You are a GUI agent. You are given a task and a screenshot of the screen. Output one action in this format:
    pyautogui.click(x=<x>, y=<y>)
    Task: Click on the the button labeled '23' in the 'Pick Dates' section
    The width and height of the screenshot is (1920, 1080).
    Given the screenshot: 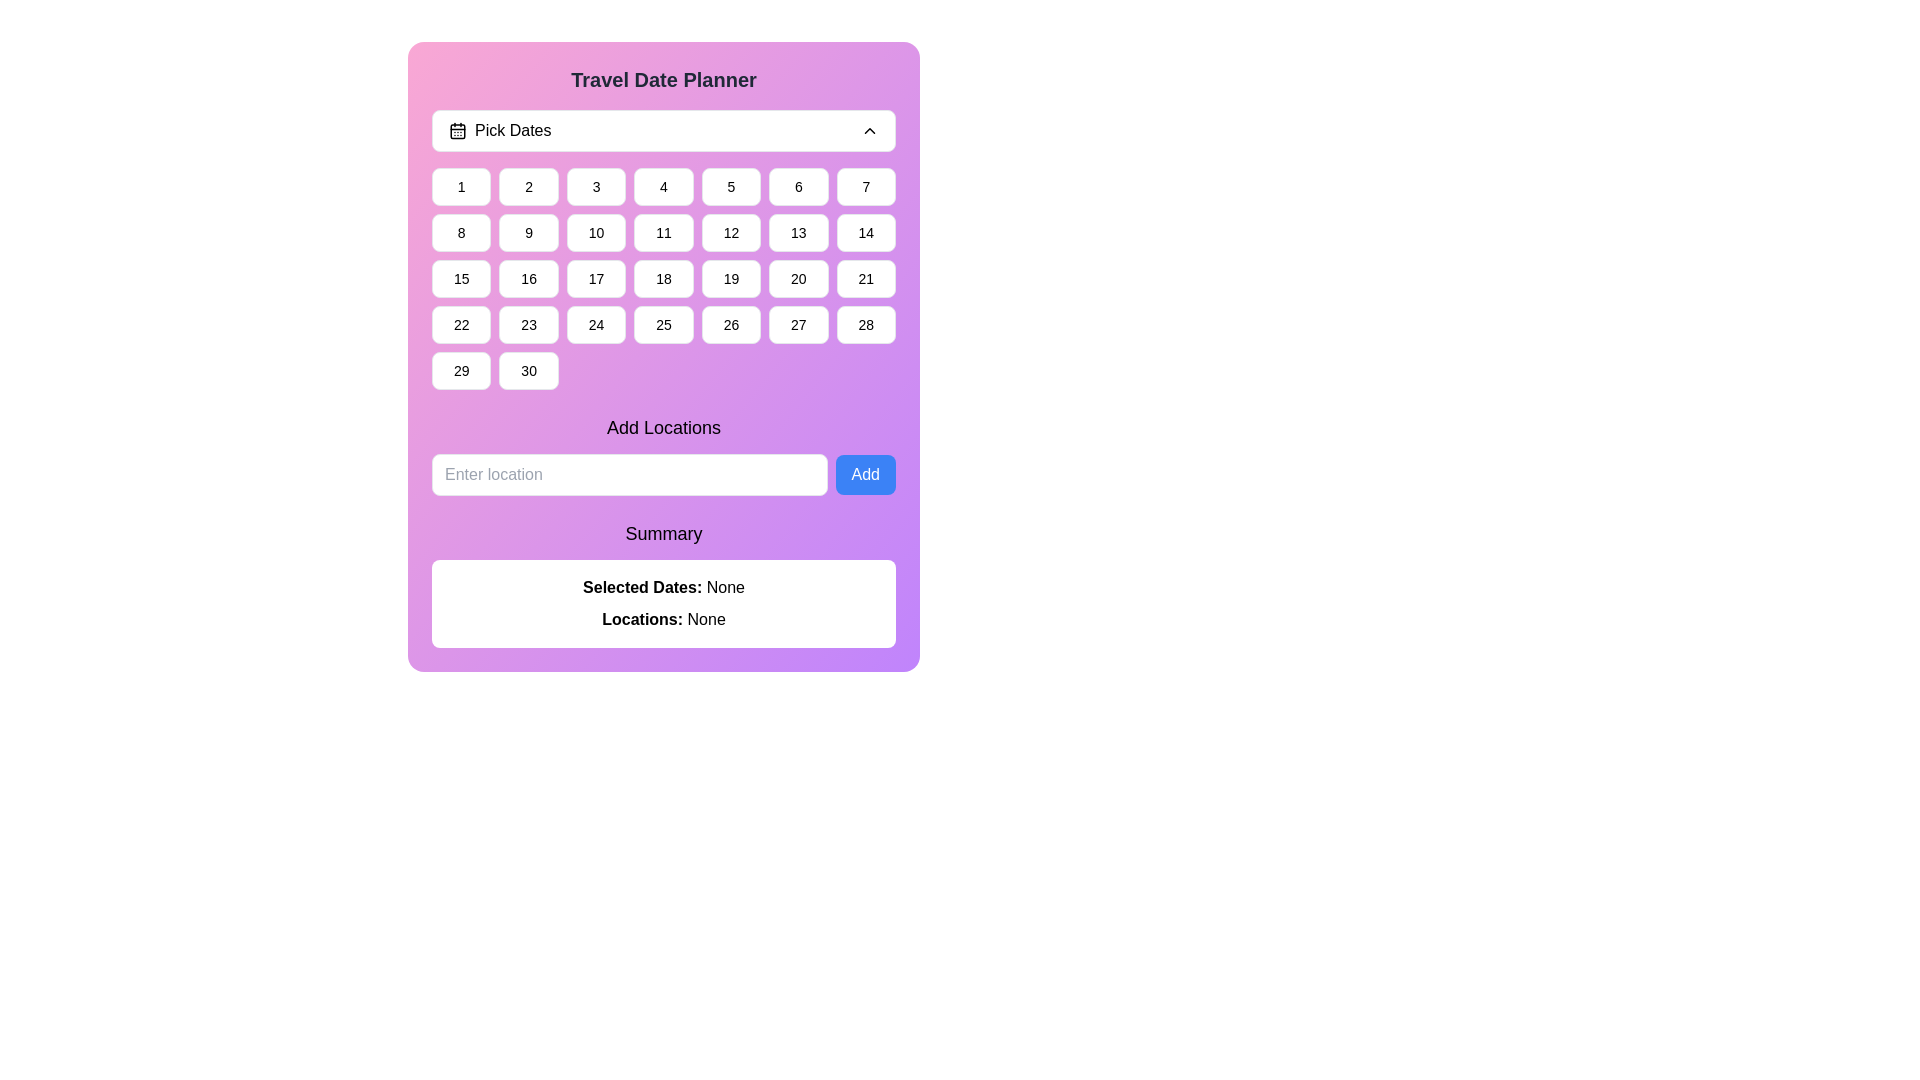 What is the action you would take?
    pyautogui.click(x=529, y=323)
    